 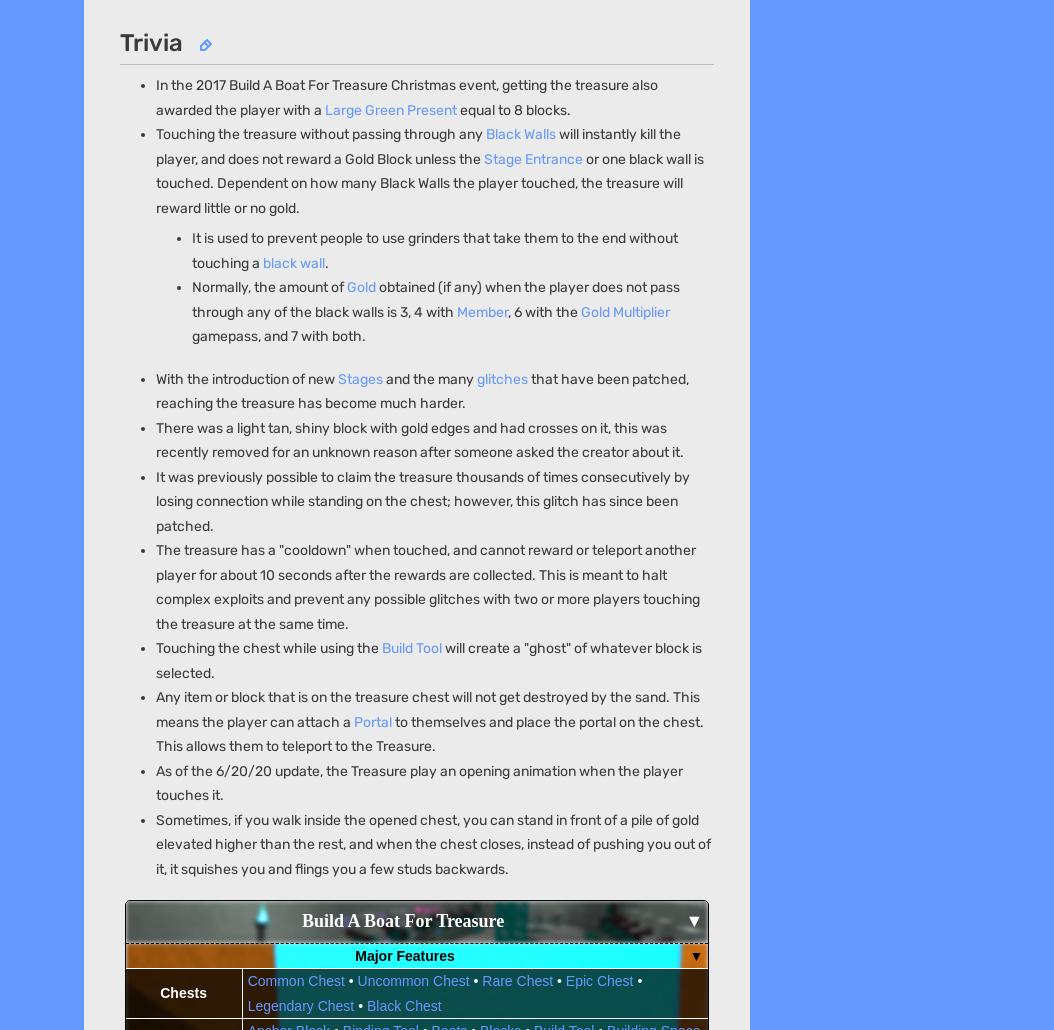 I want to click on 'Overview', so click(x=115, y=147).